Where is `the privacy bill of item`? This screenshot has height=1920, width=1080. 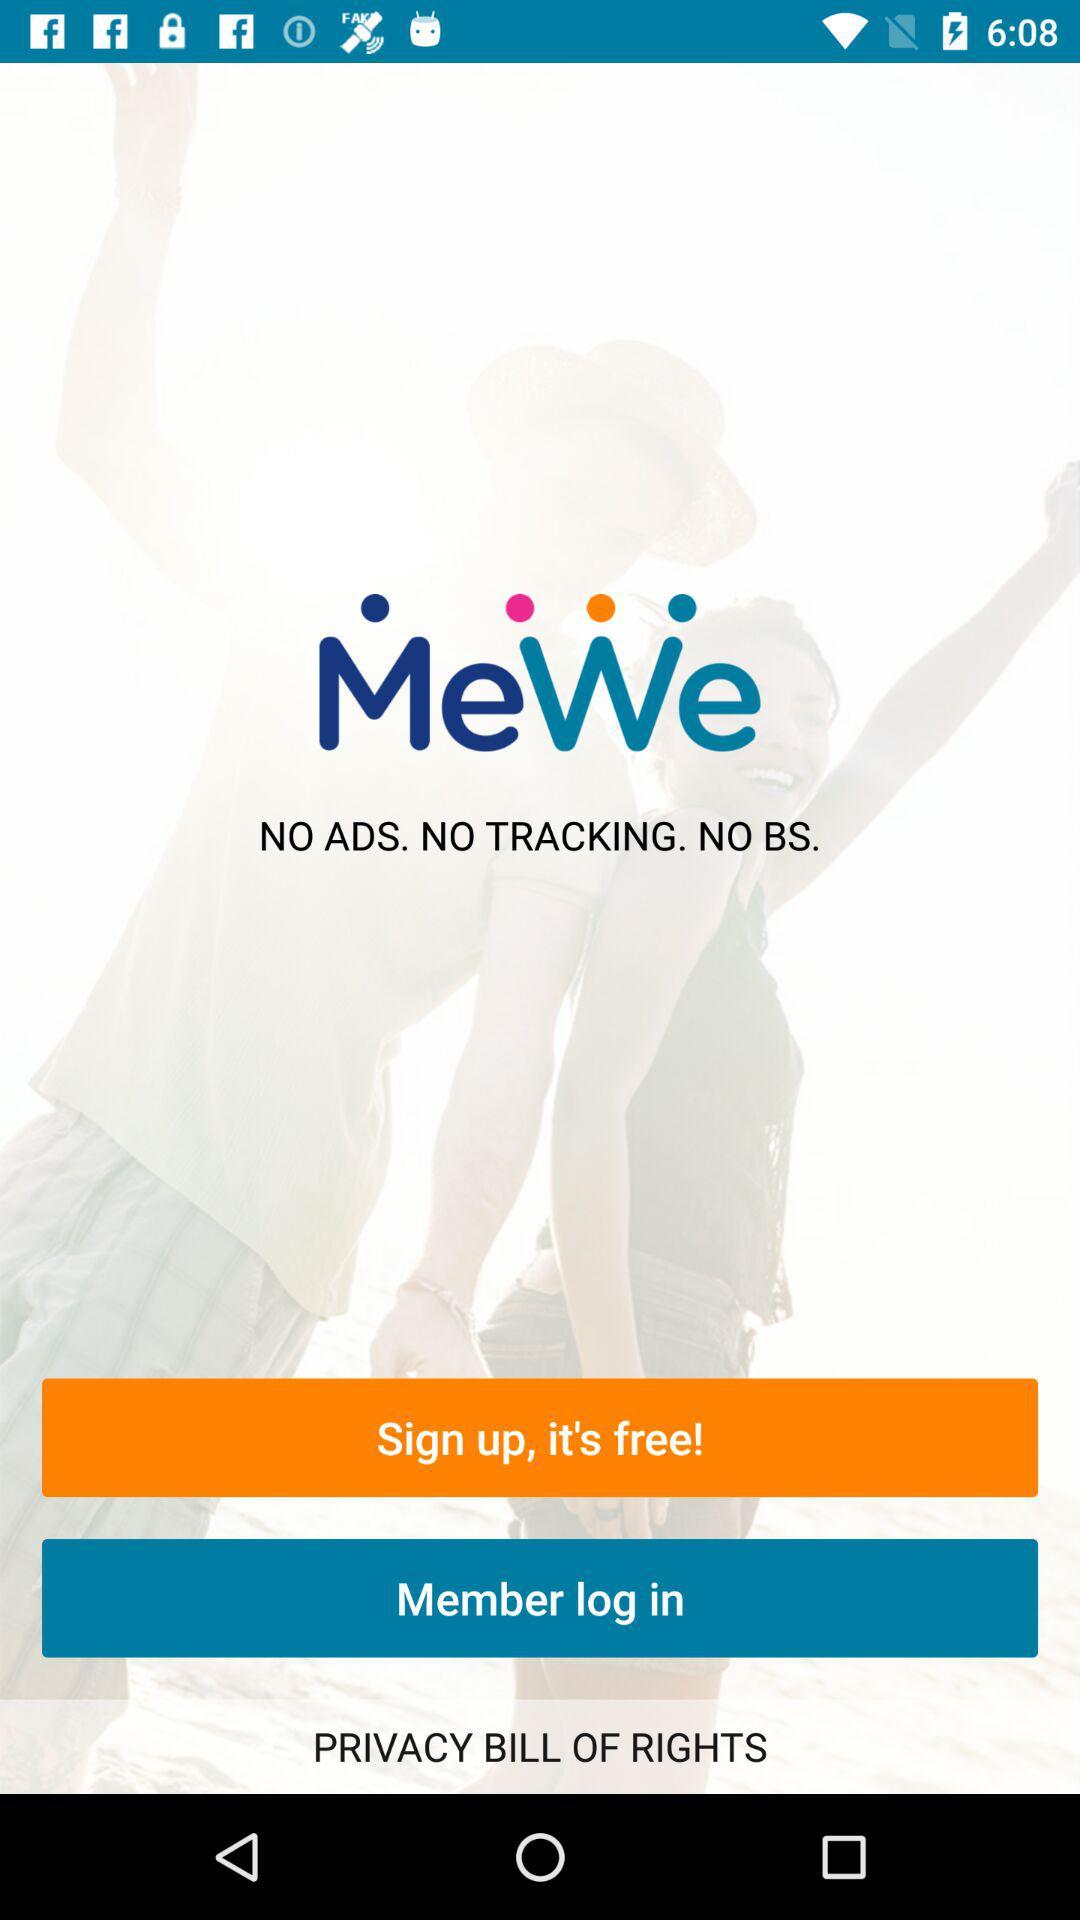
the privacy bill of item is located at coordinates (540, 1745).